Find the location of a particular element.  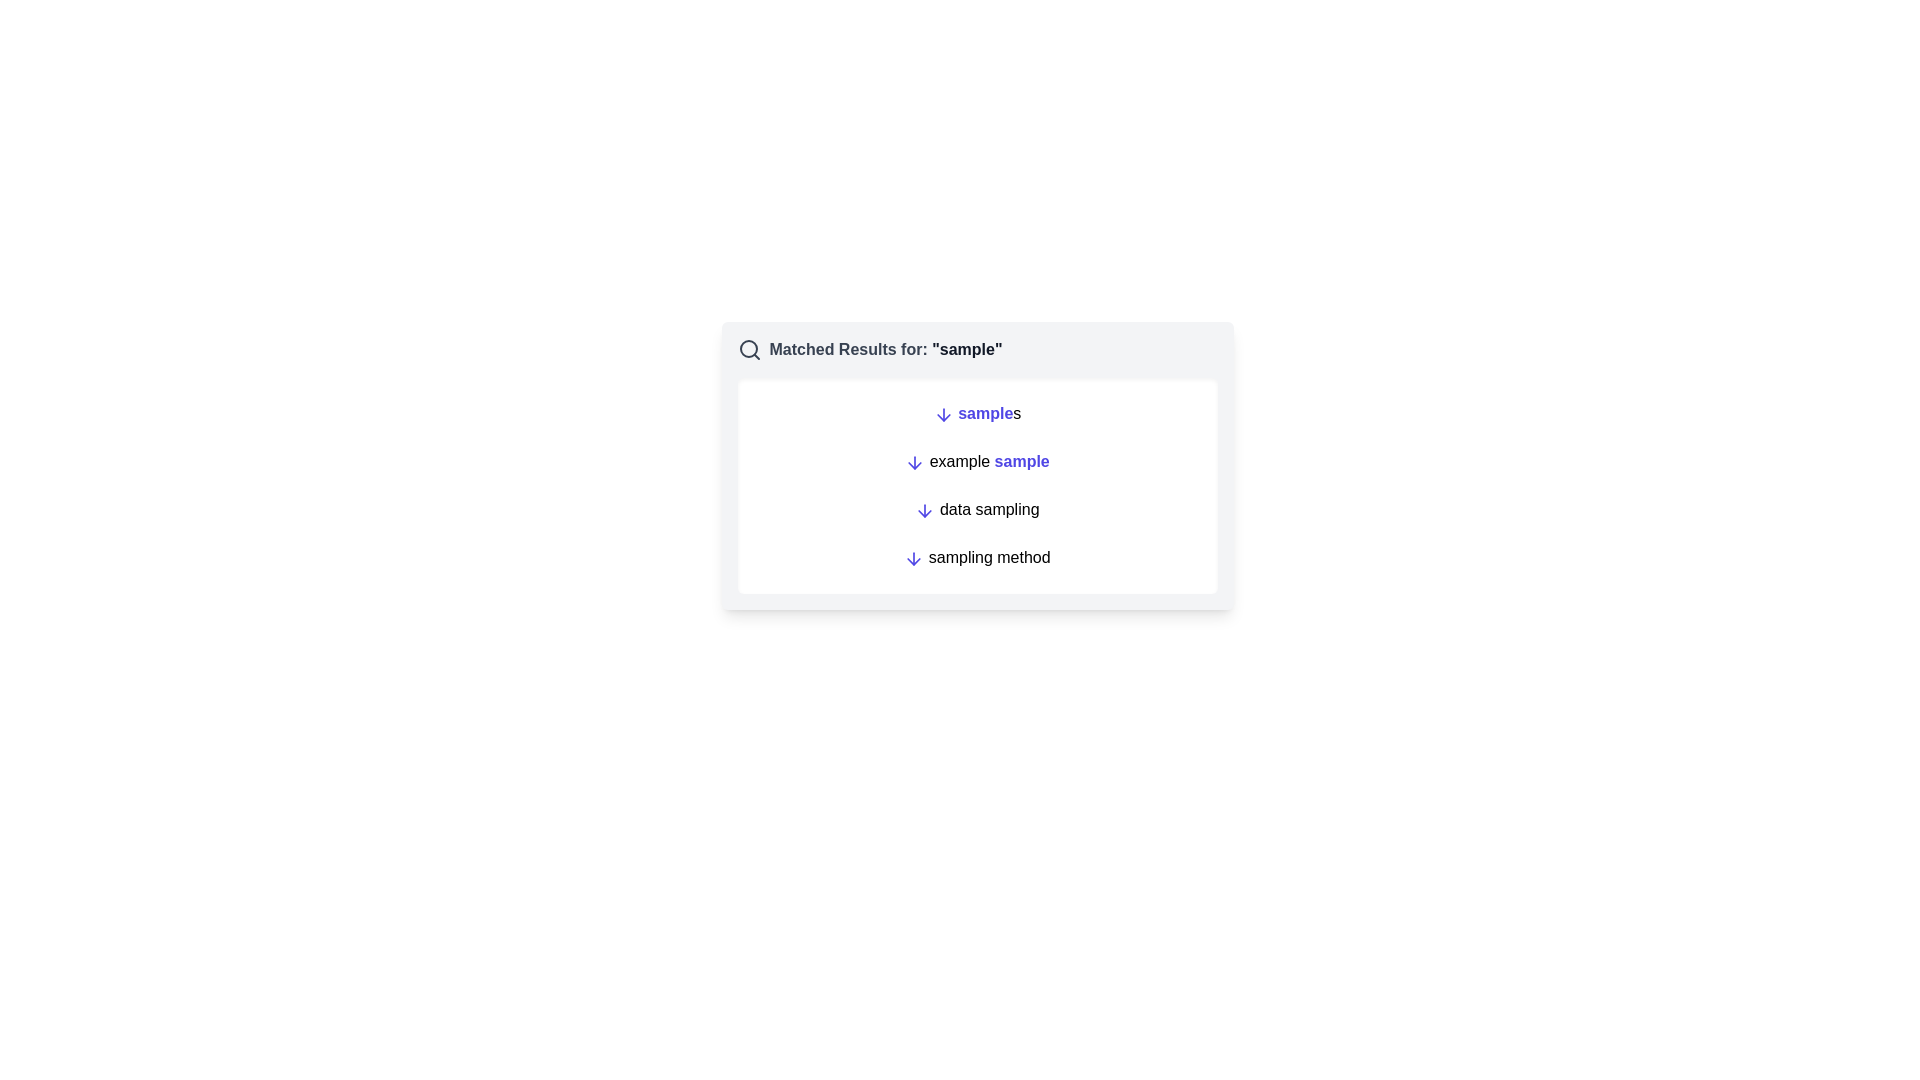

the arrow icon located near the left side of the 'samples' text to bring up a context menu is located at coordinates (942, 413).